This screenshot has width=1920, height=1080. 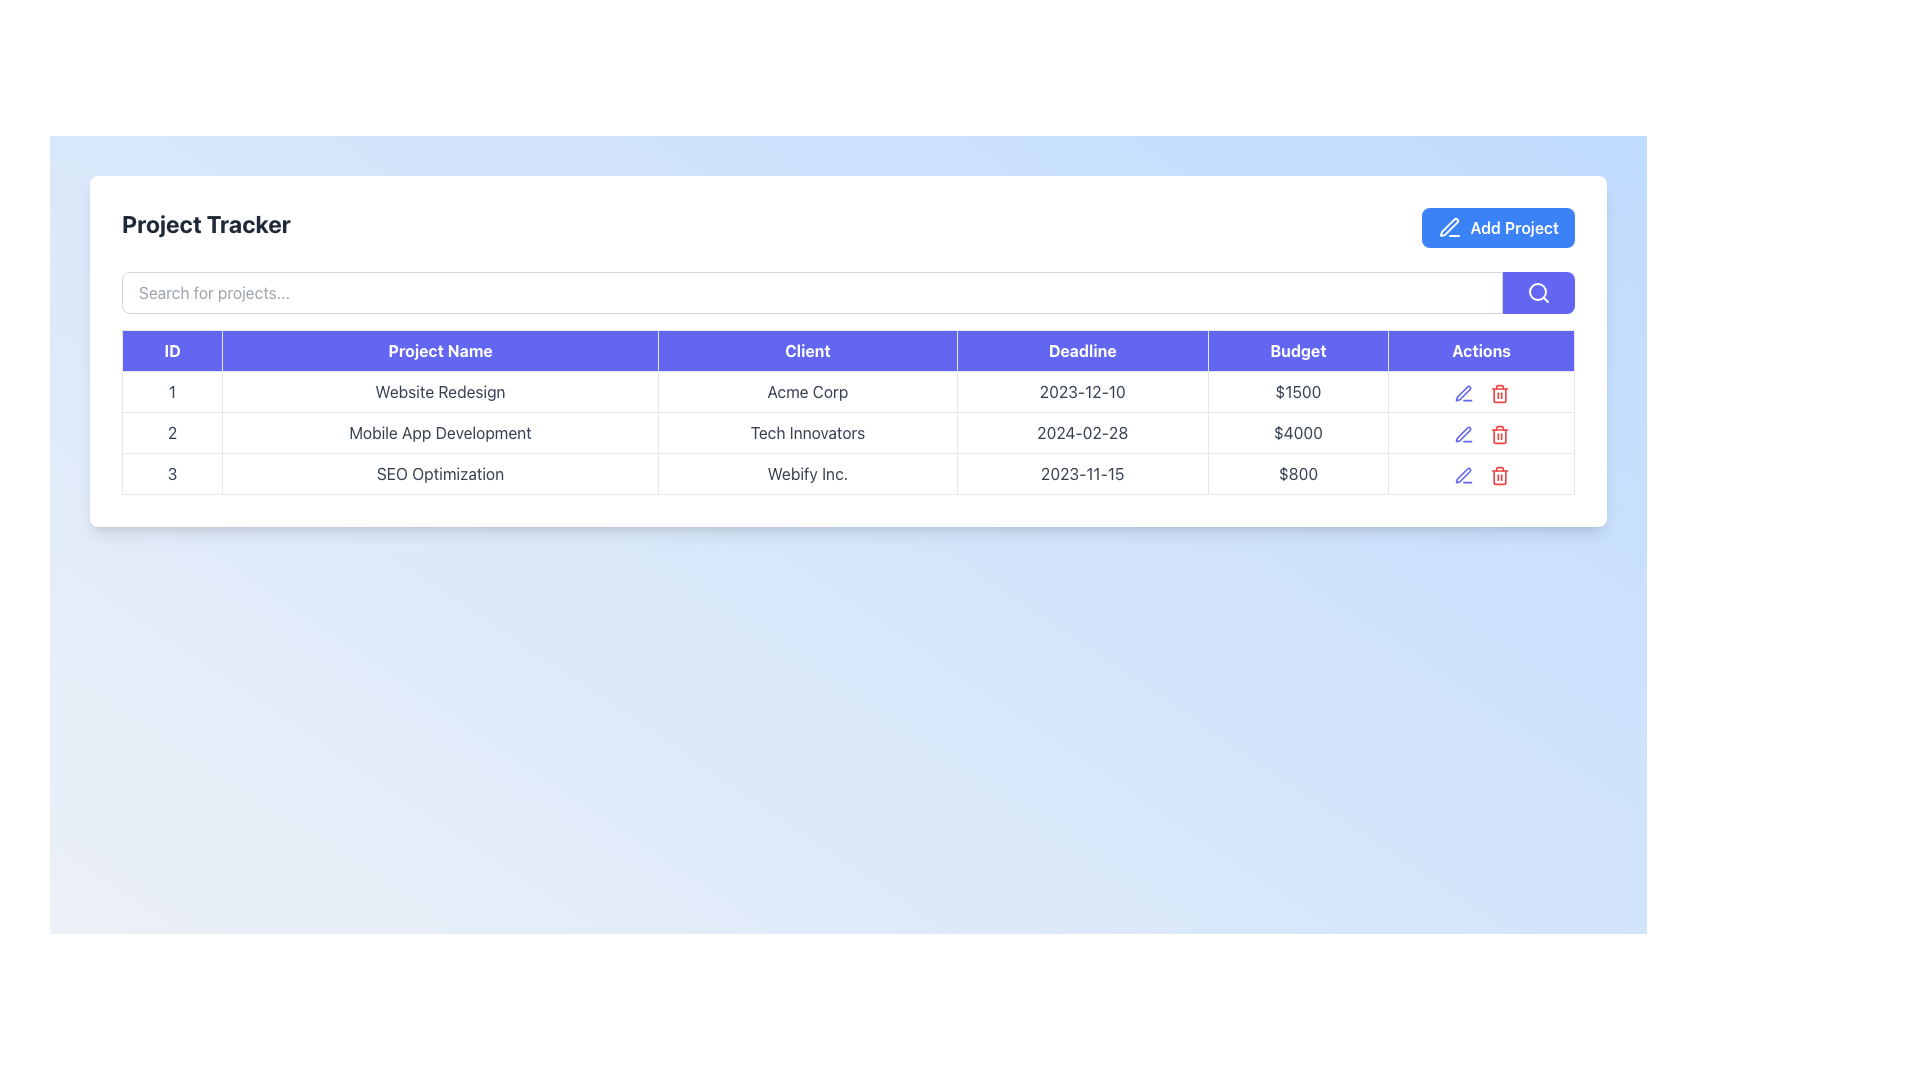 I want to click on the edit button in the 'Actions' column of the 'Mobile App Development' project row, so click(x=1463, y=474).